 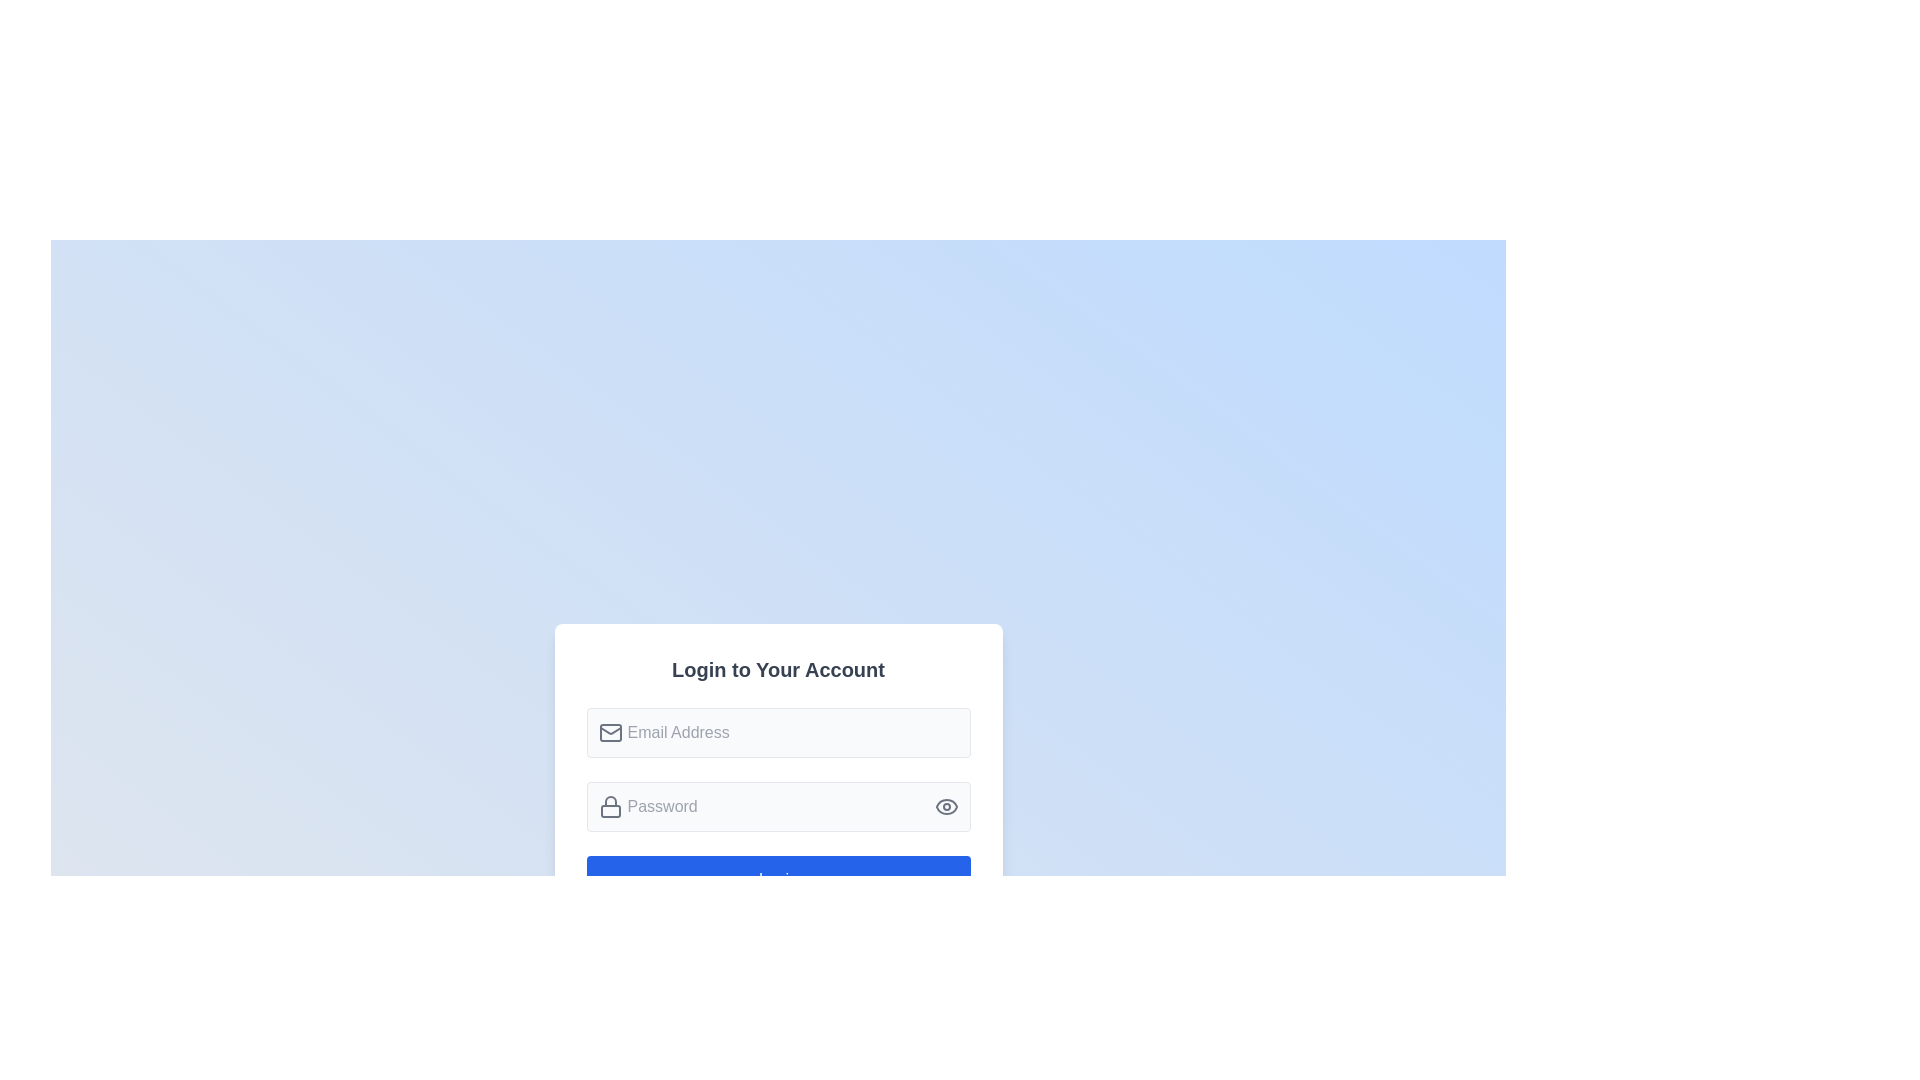 What do you see at coordinates (945, 805) in the screenshot?
I see `the eye icon button located to the right side of the password input field` at bounding box center [945, 805].